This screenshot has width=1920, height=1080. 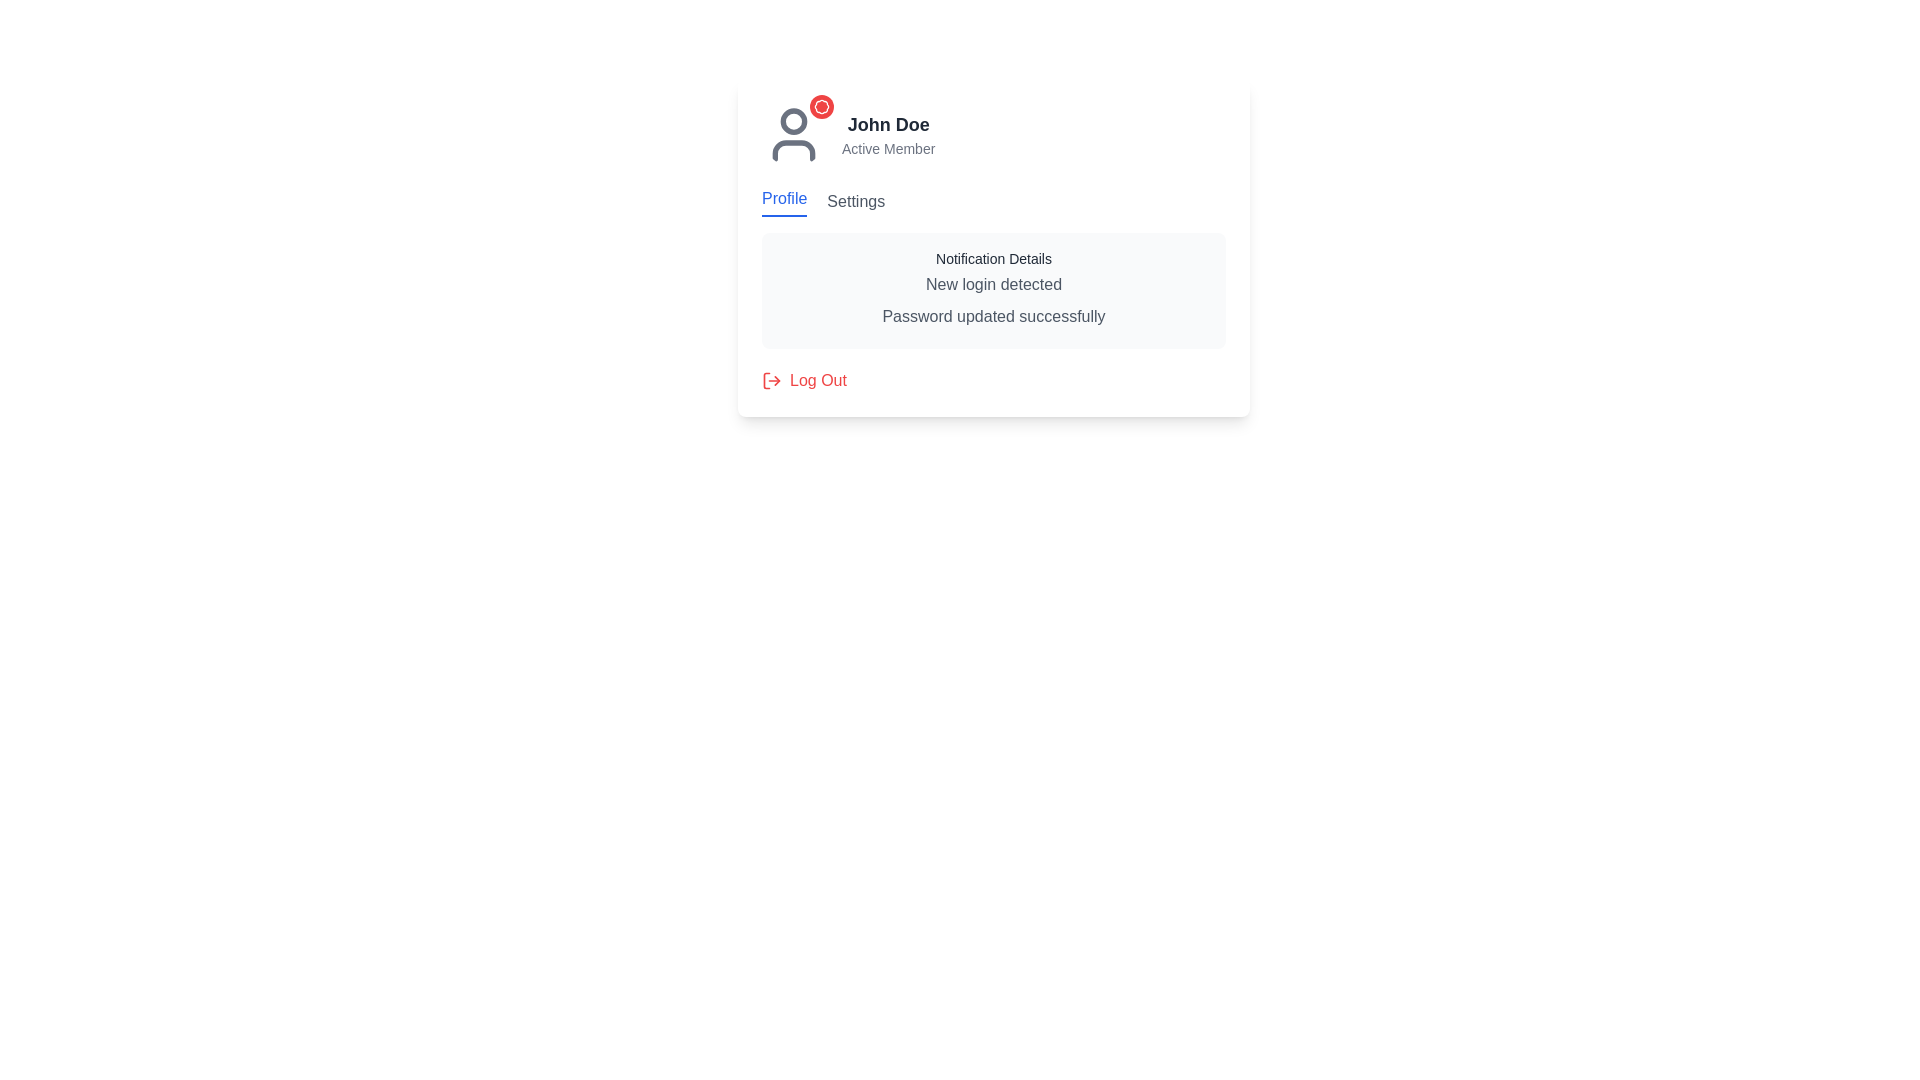 I want to click on the decorative circular graphic element located slightly above the center of the enclosing user profile icon, so click(x=792, y=120).